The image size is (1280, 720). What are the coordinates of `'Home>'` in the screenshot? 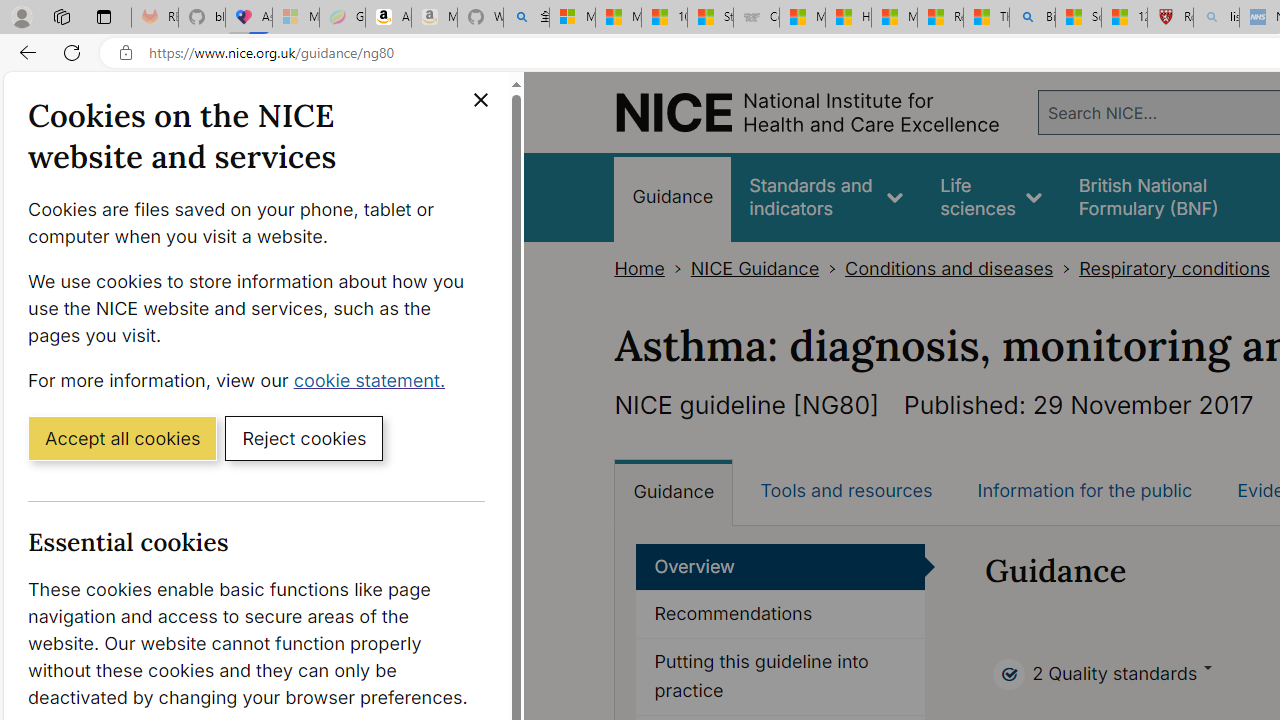 It's located at (652, 268).